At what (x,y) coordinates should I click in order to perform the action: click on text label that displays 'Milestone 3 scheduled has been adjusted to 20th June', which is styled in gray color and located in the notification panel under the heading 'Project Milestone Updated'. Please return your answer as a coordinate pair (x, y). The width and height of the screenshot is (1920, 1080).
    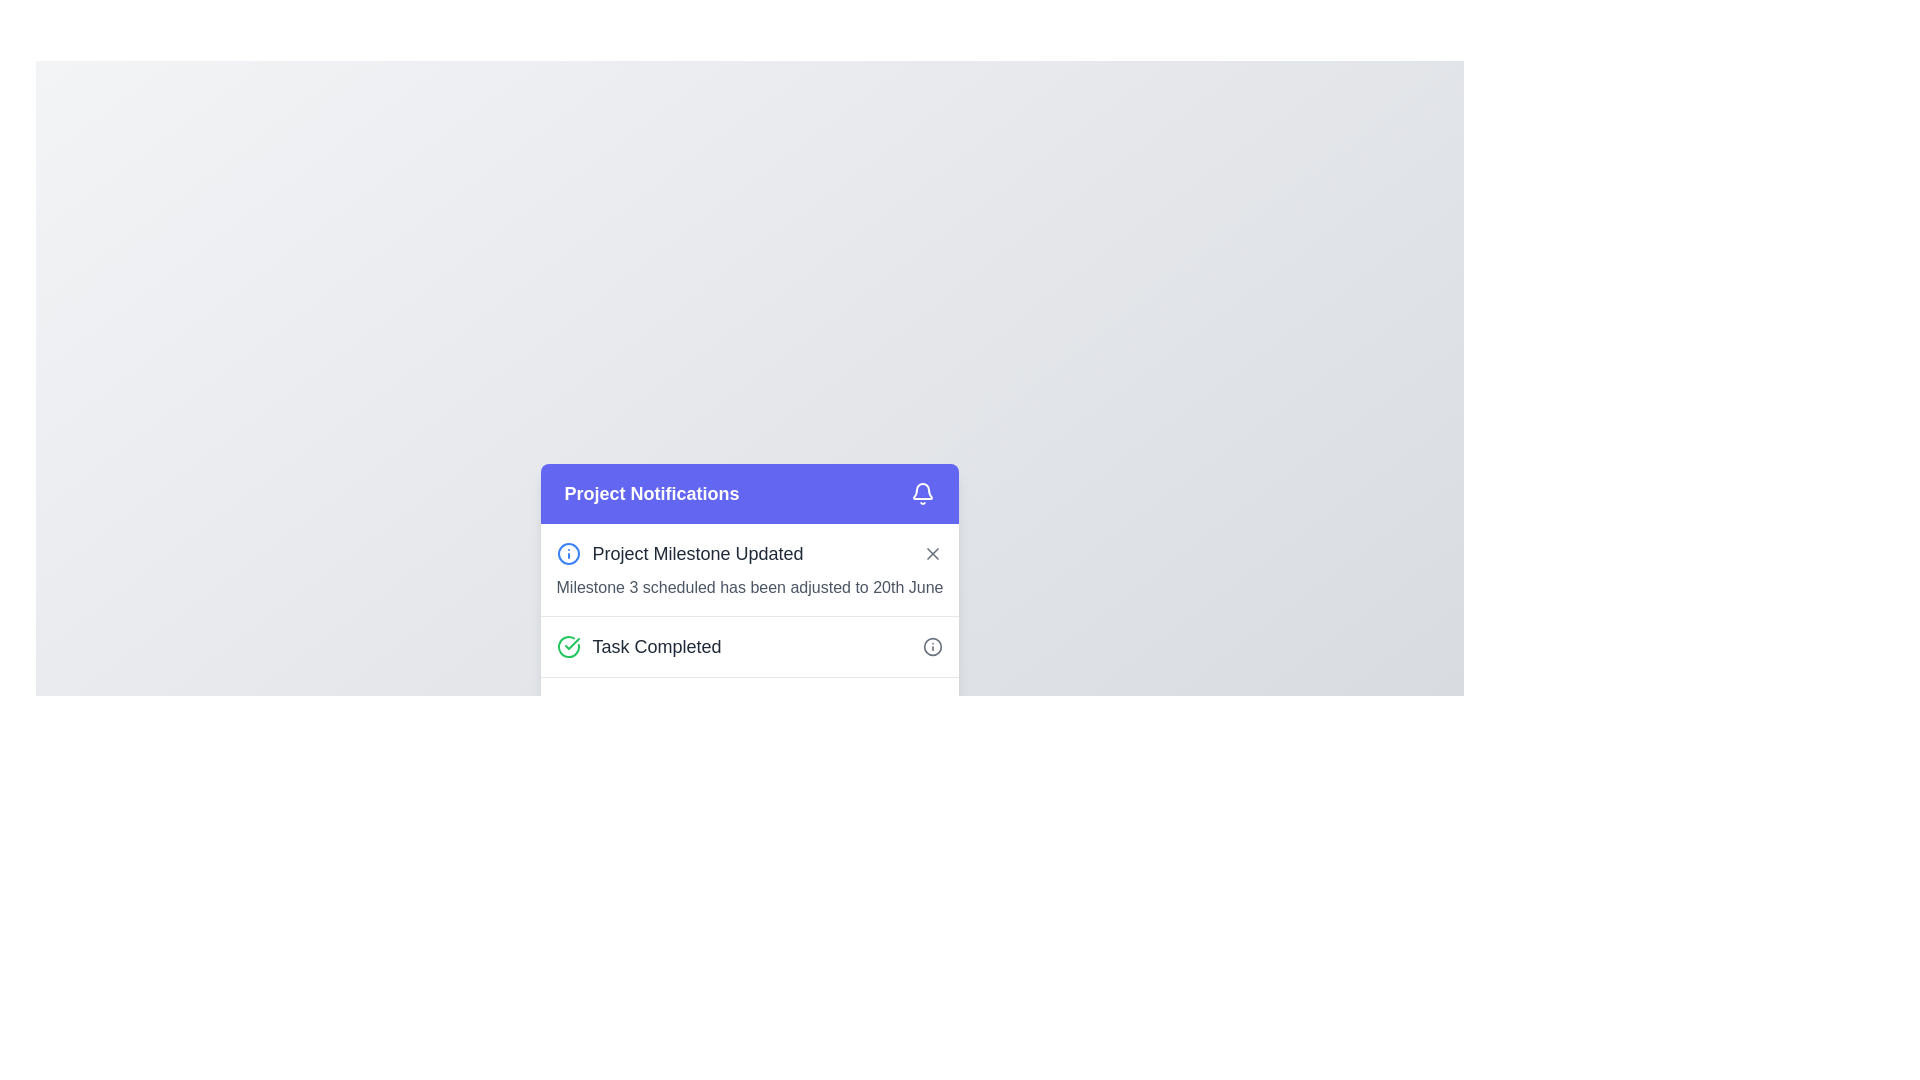
    Looking at the image, I should click on (748, 586).